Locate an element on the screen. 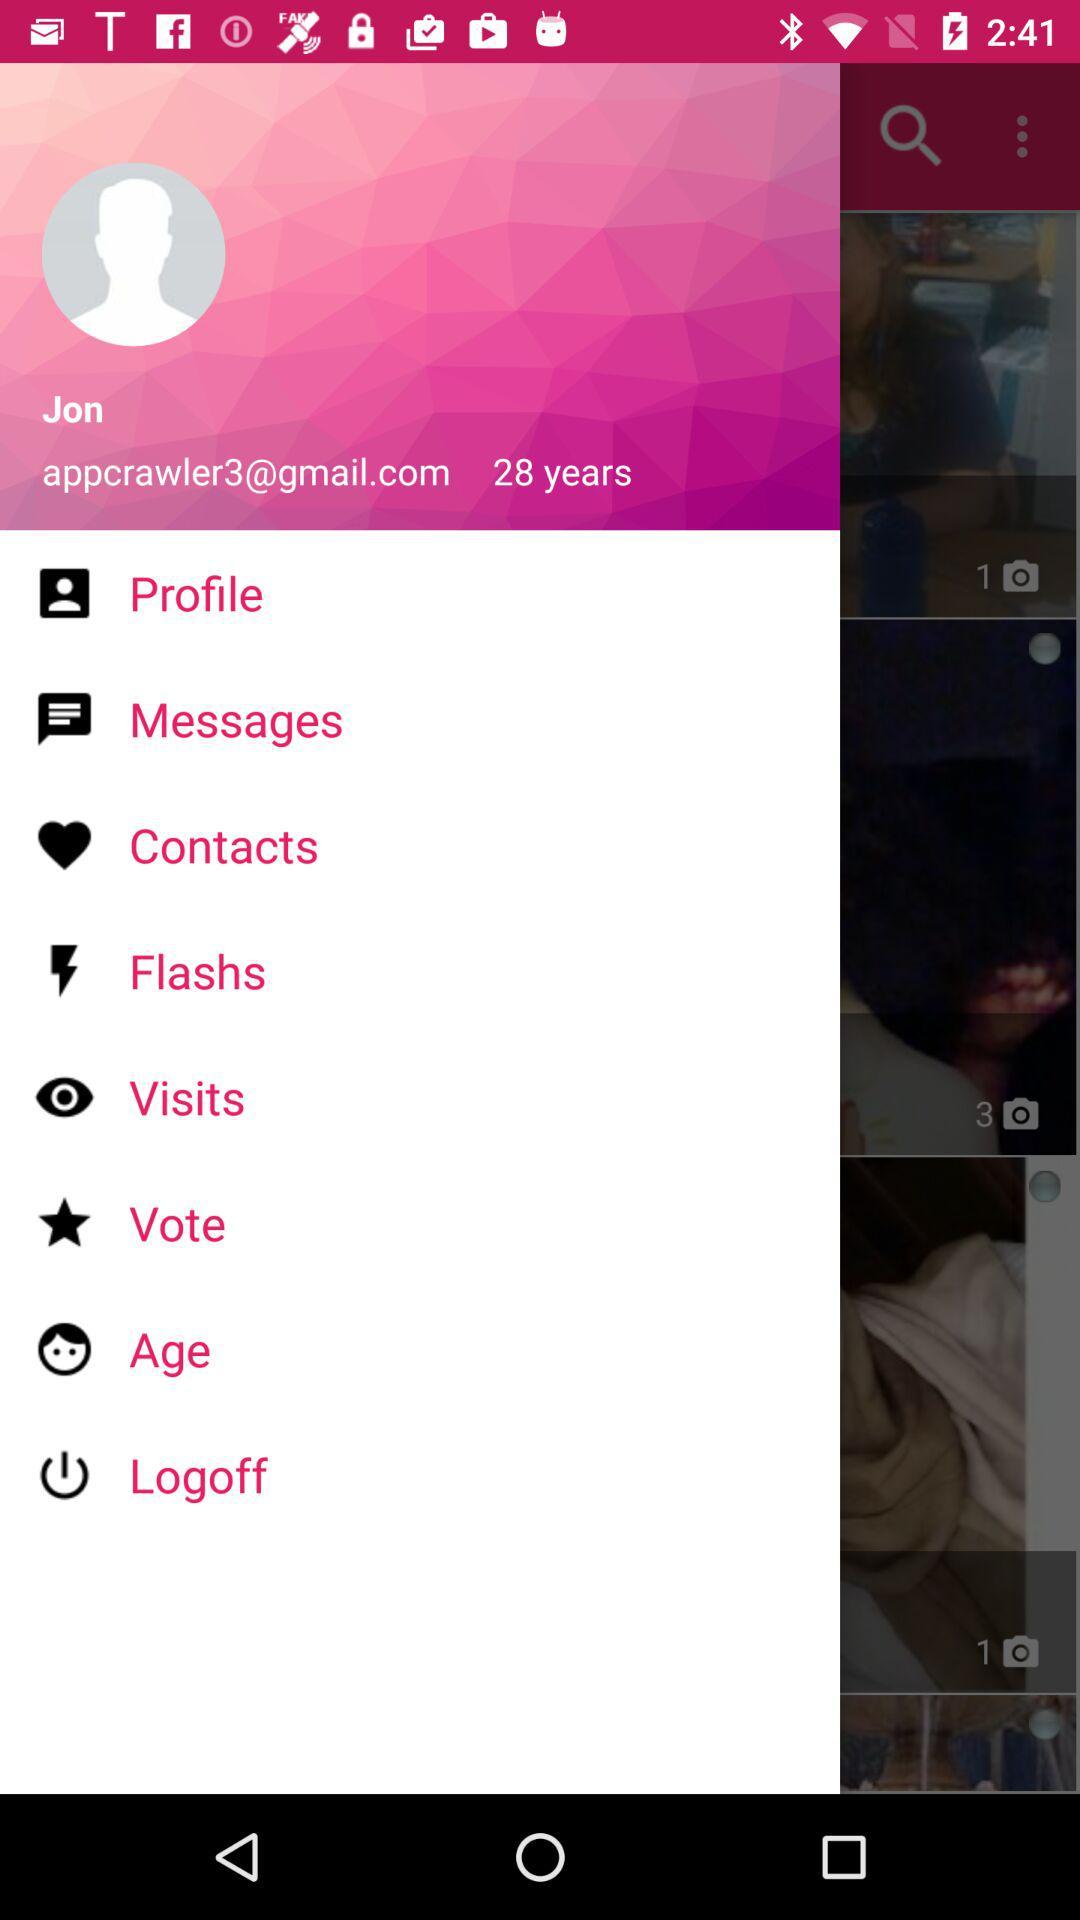  the icon which is left to messages is located at coordinates (64, 719).